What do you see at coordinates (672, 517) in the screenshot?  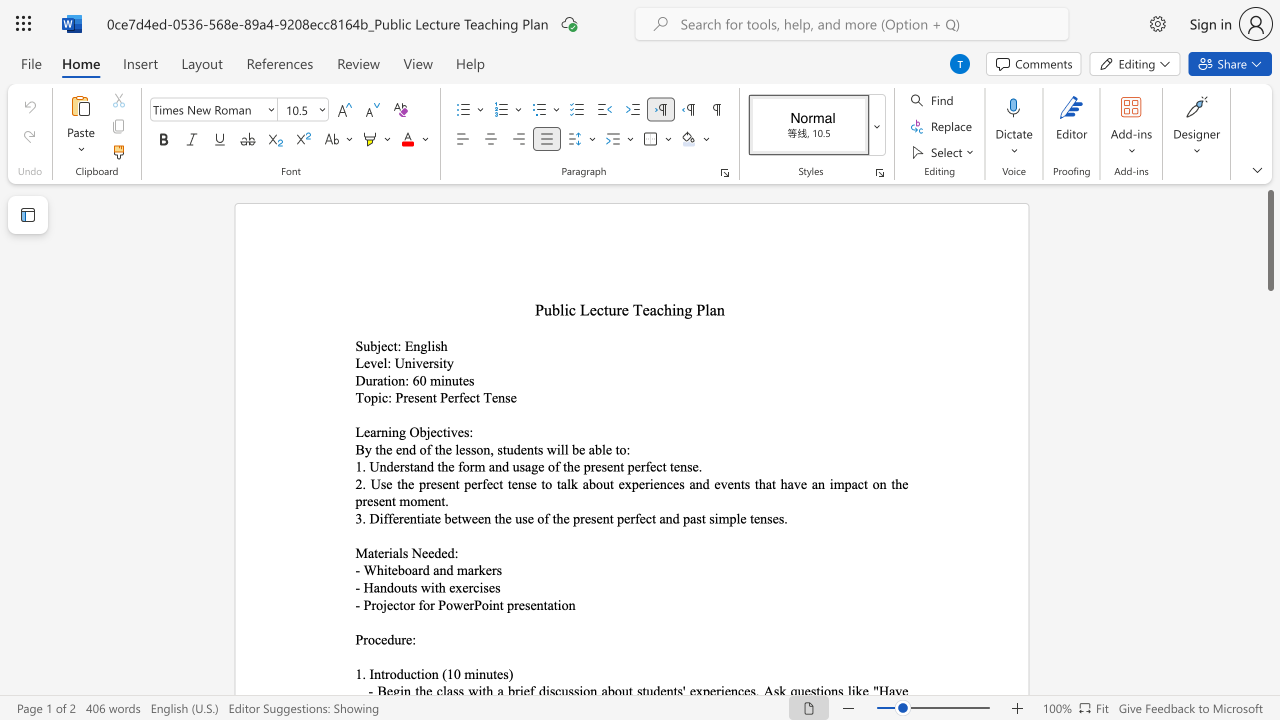 I see `the space between the continuous character "n" and "d" in the text` at bounding box center [672, 517].